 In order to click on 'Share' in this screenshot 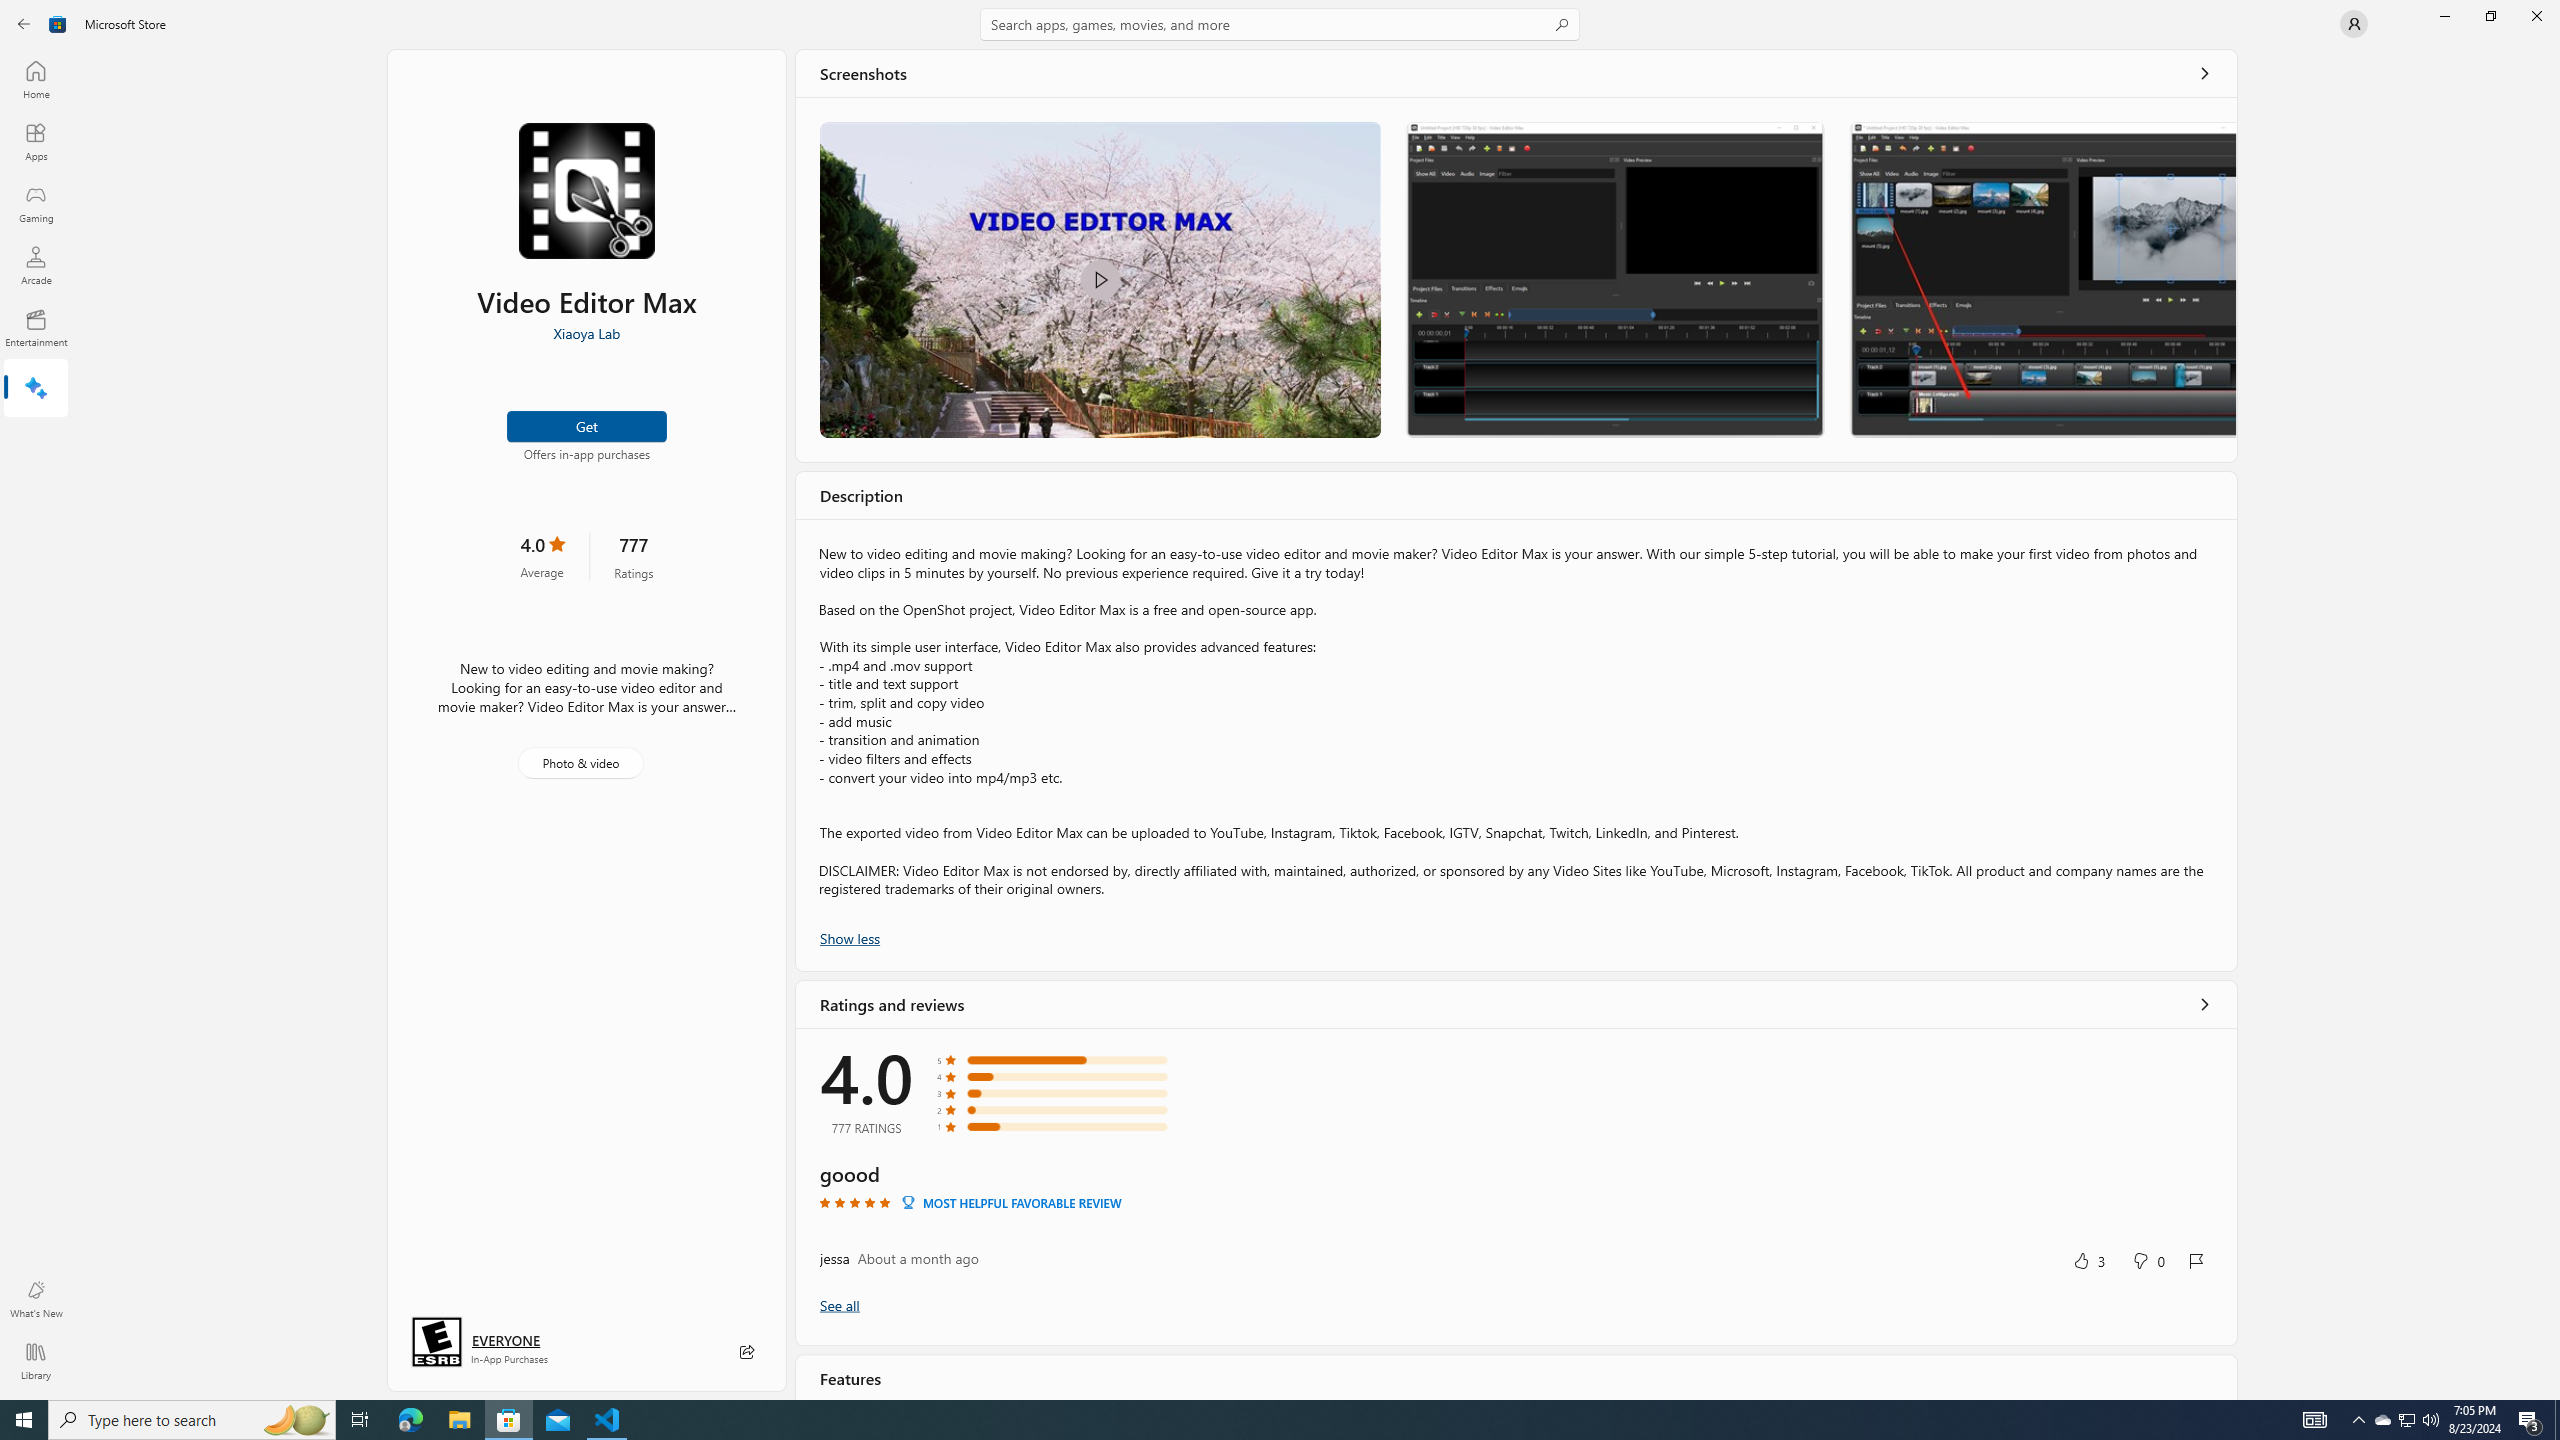, I will do `click(746, 1351)`.